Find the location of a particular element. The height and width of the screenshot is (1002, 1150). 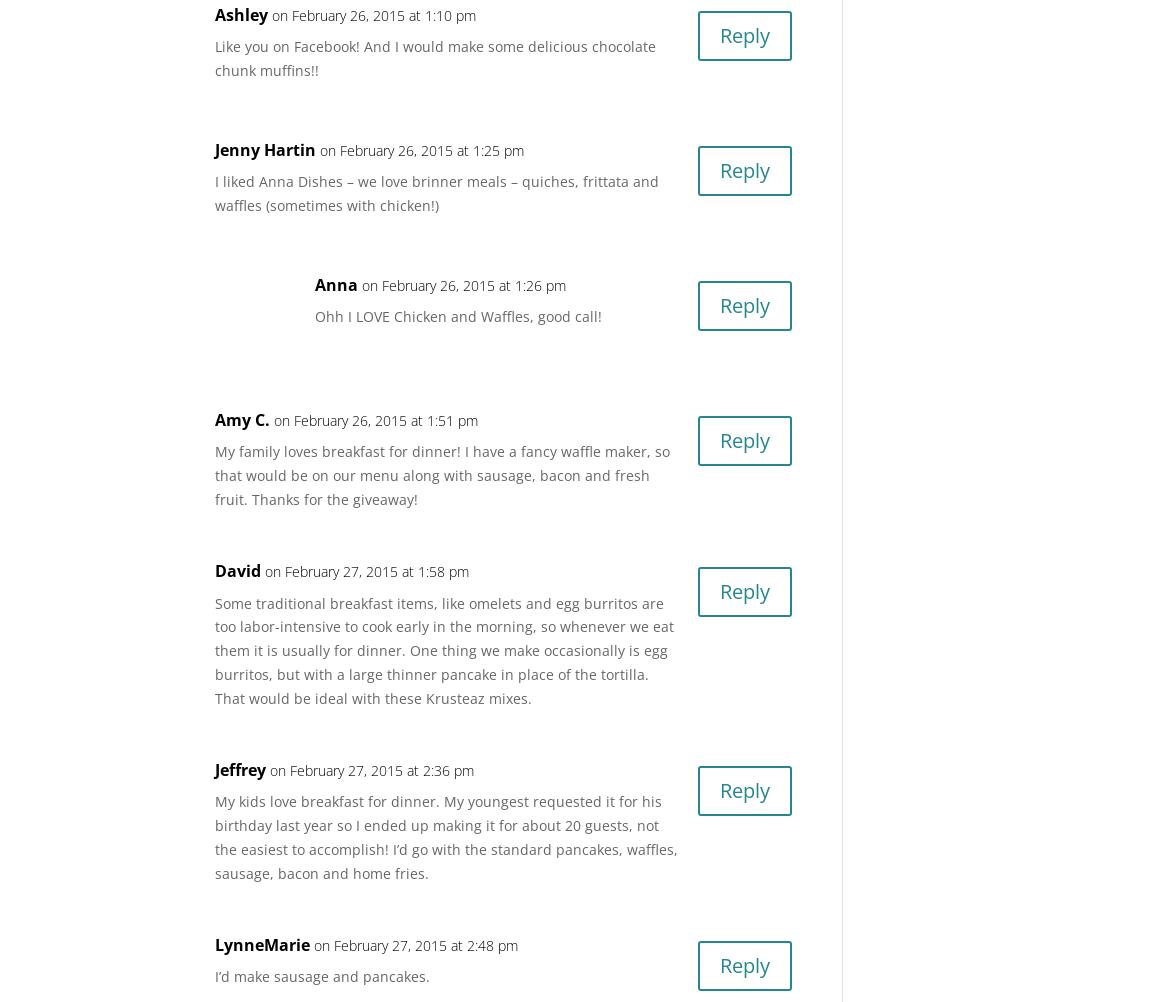

'I’d make sausage and pancakes.' is located at coordinates (322, 975).